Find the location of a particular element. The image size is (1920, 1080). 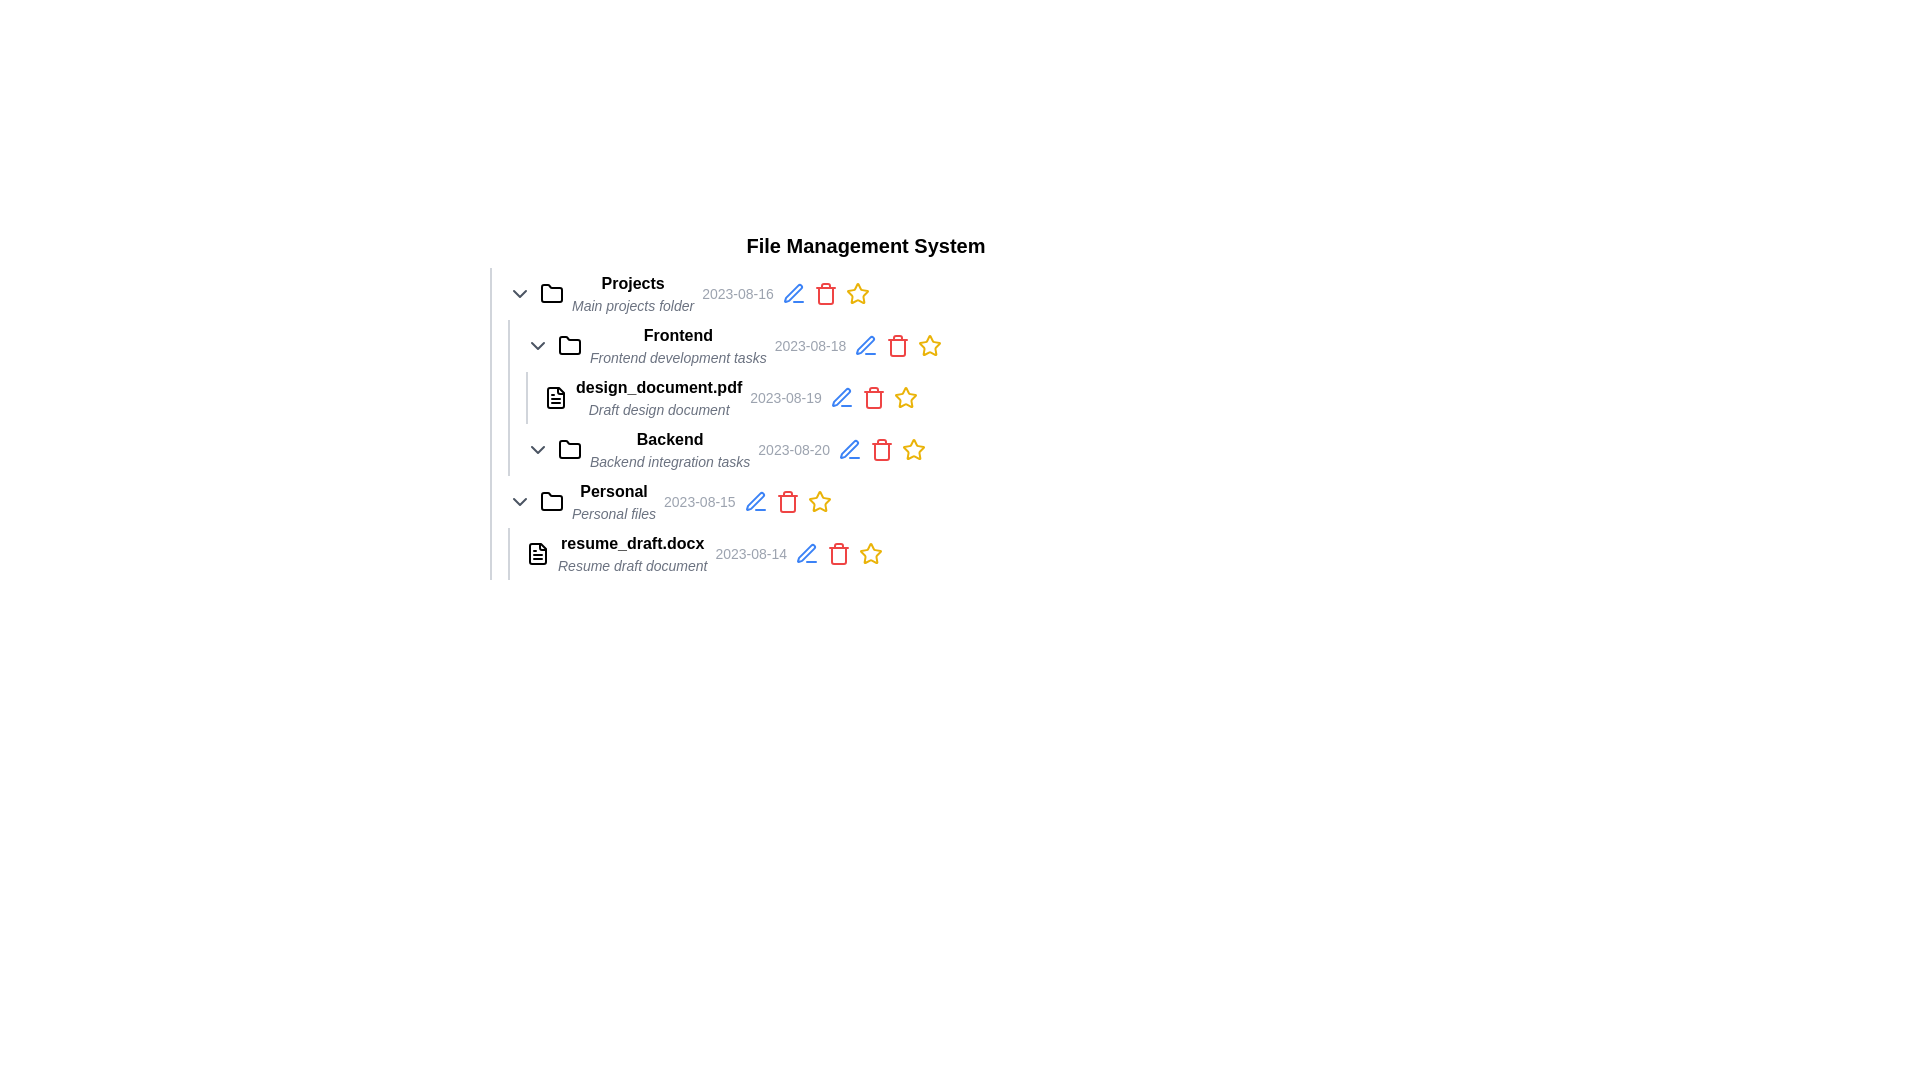

the document file icon located in the file list under the 'Frontend' project folder, positioned to the left of 'design_document.pdf' is located at coordinates (556, 397).